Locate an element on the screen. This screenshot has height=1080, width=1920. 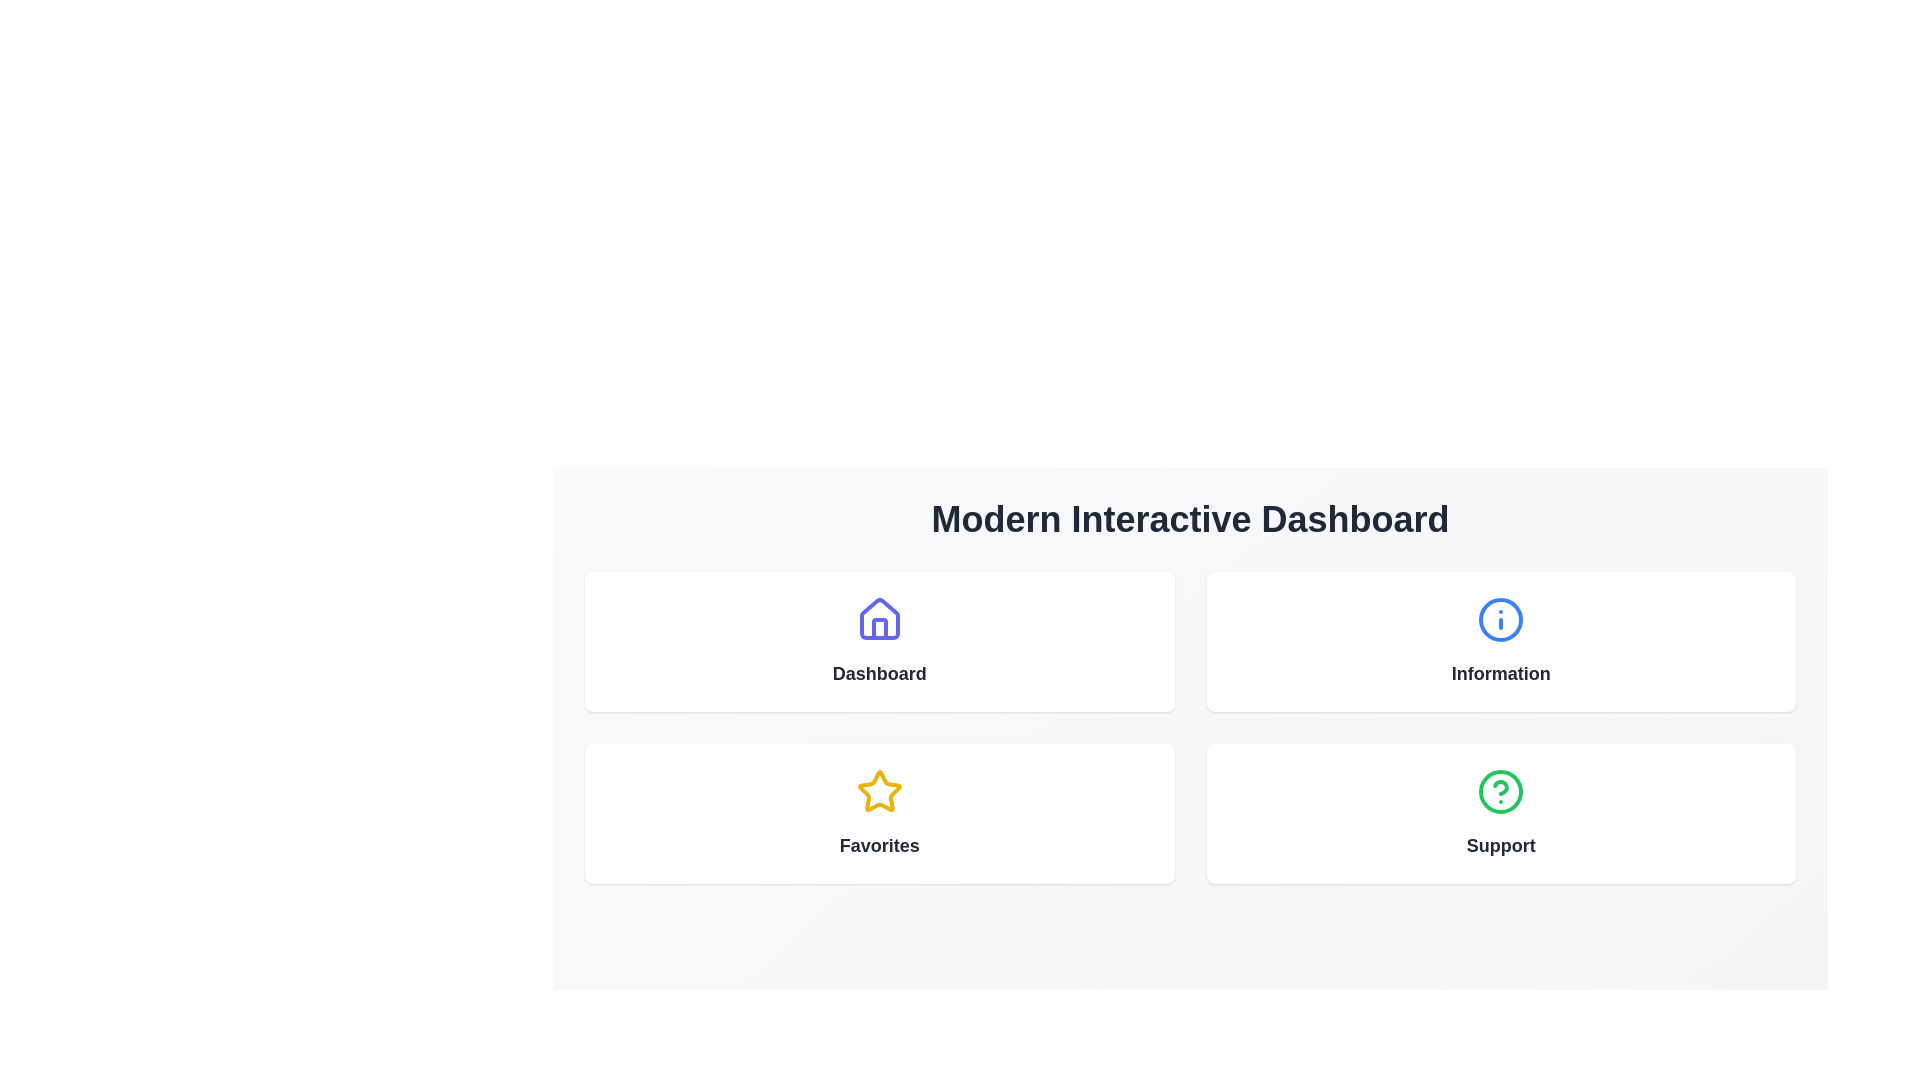
the door icon, which is a vertical rectangle inside the house icon located in the upper-left card labeled 'Dashboard' is located at coordinates (879, 627).